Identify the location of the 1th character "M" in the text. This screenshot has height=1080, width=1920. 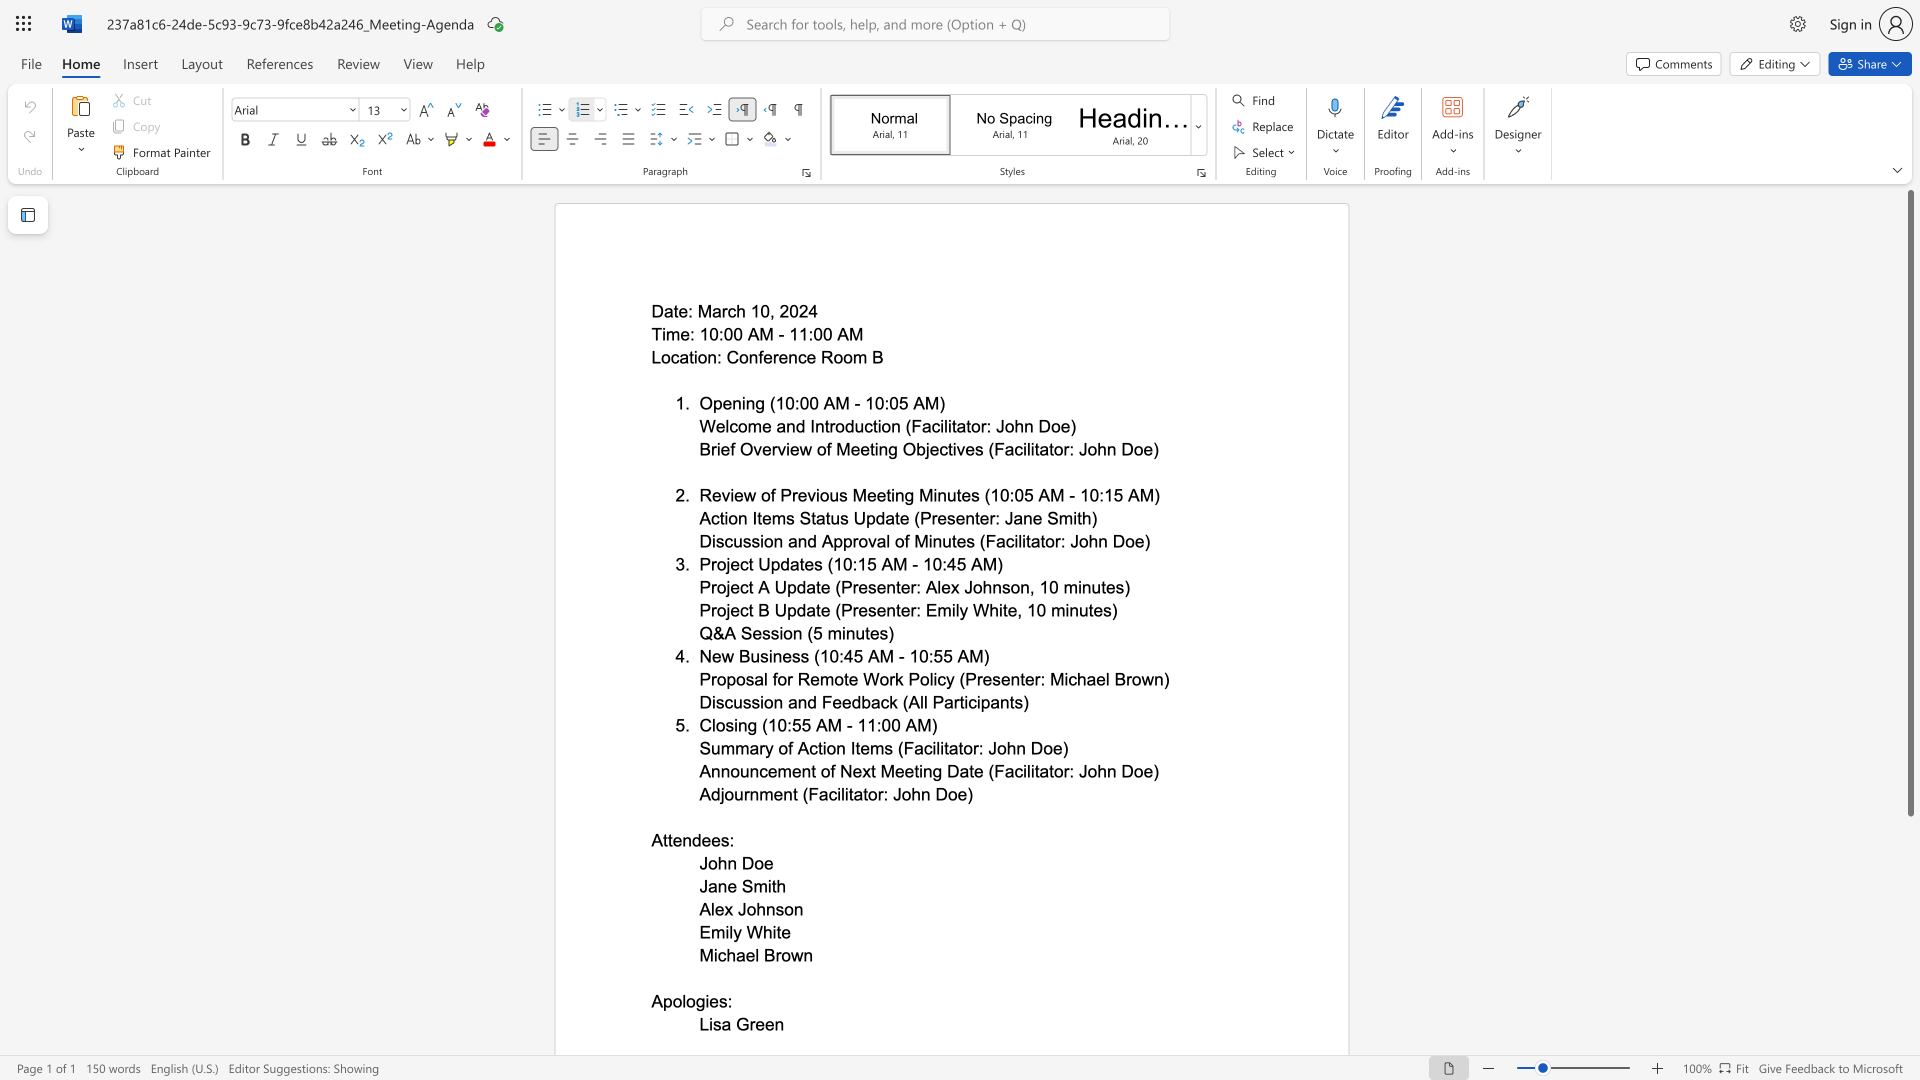
(899, 564).